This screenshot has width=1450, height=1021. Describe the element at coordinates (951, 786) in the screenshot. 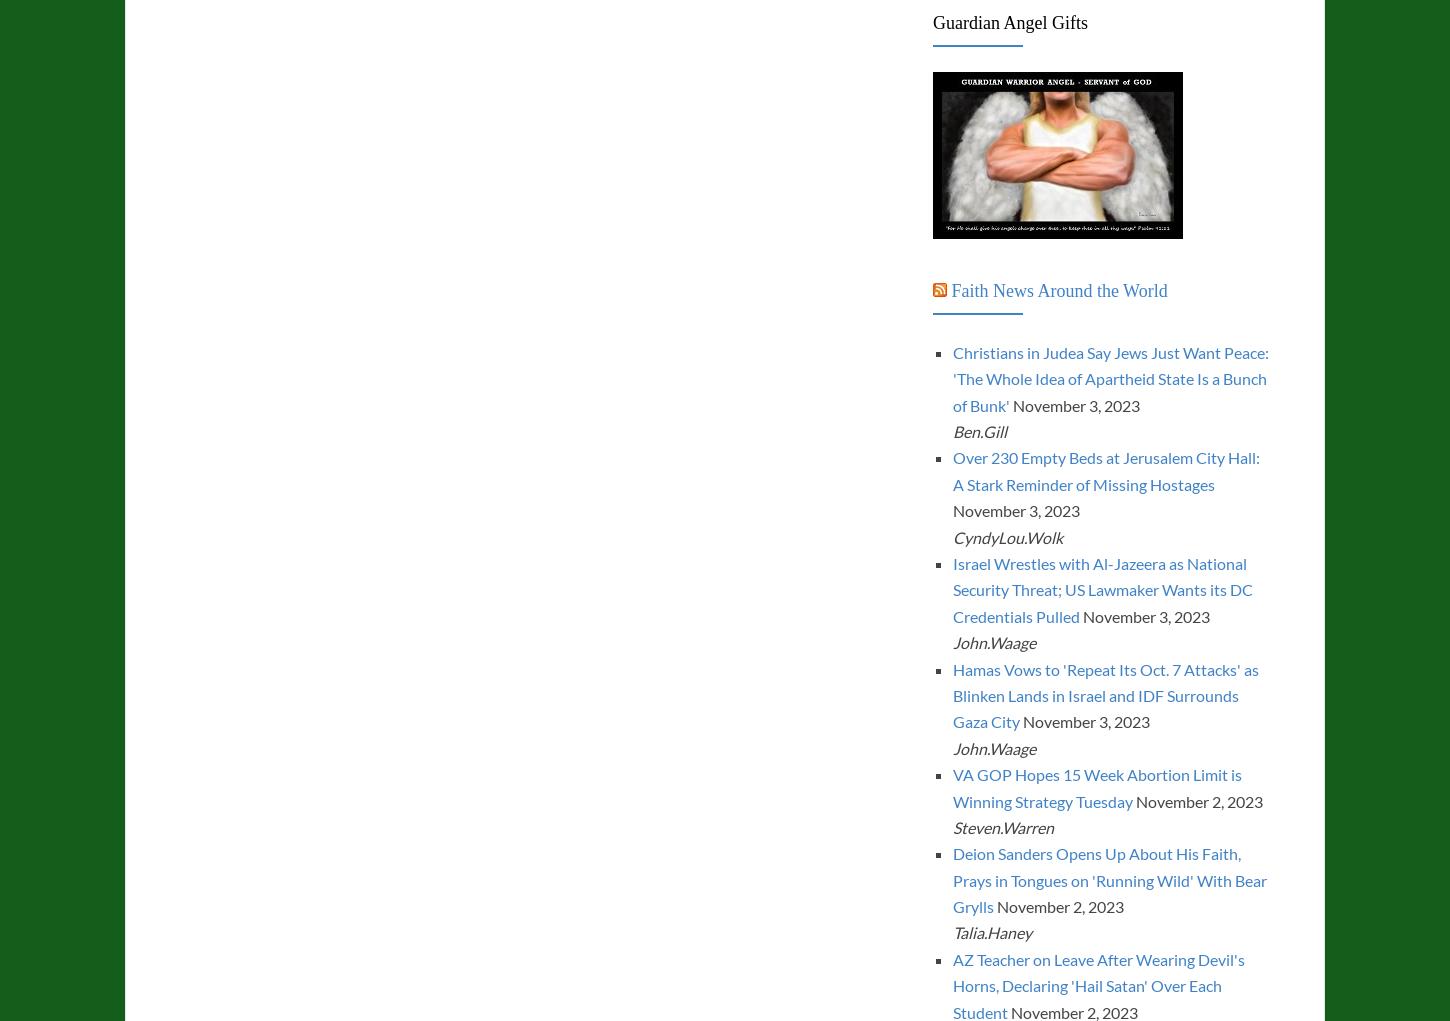

I see `'VA GOP Hopes 15 Week Abortion Limit is Winning Strategy Tuesday'` at that location.